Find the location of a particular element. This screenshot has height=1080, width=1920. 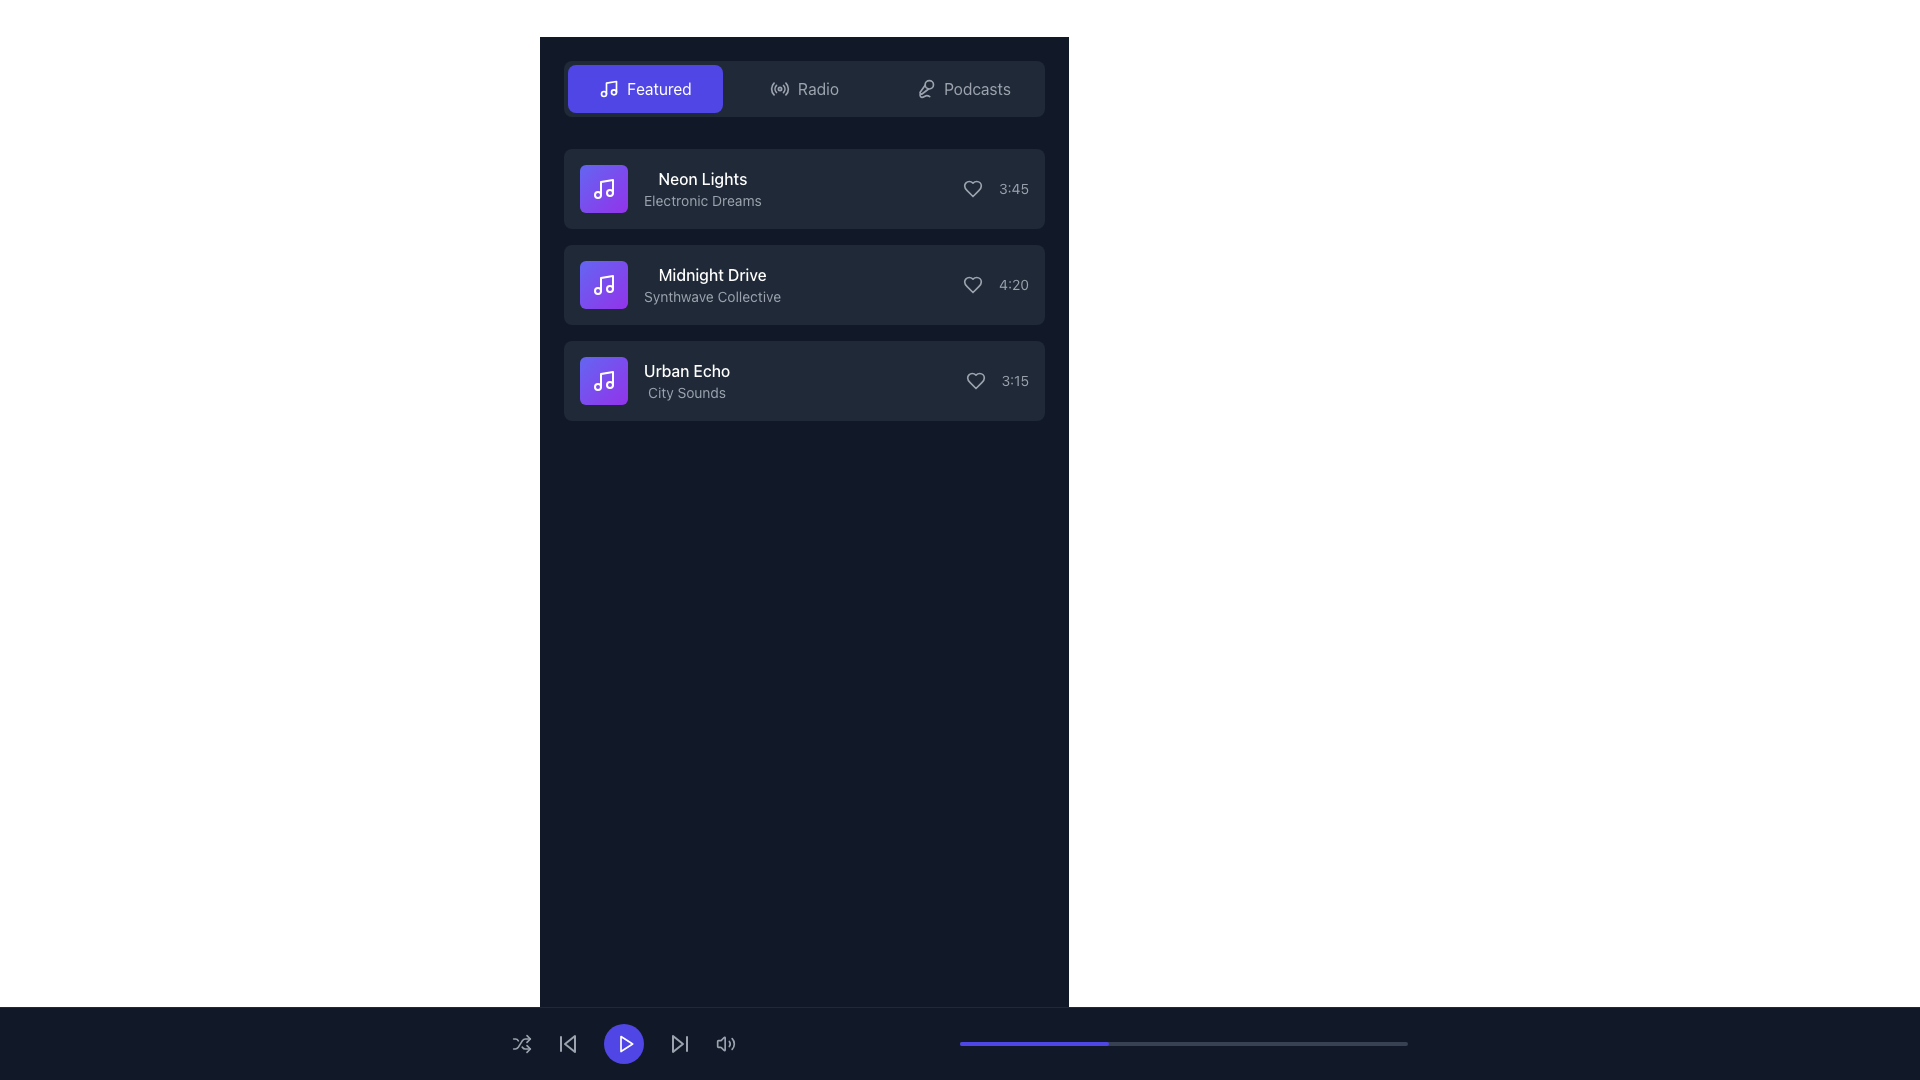

the label indicating the total playback time for the track 'Midnight Drive', located to the right side of the row near the heart icon is located at coordinates (996, 285).